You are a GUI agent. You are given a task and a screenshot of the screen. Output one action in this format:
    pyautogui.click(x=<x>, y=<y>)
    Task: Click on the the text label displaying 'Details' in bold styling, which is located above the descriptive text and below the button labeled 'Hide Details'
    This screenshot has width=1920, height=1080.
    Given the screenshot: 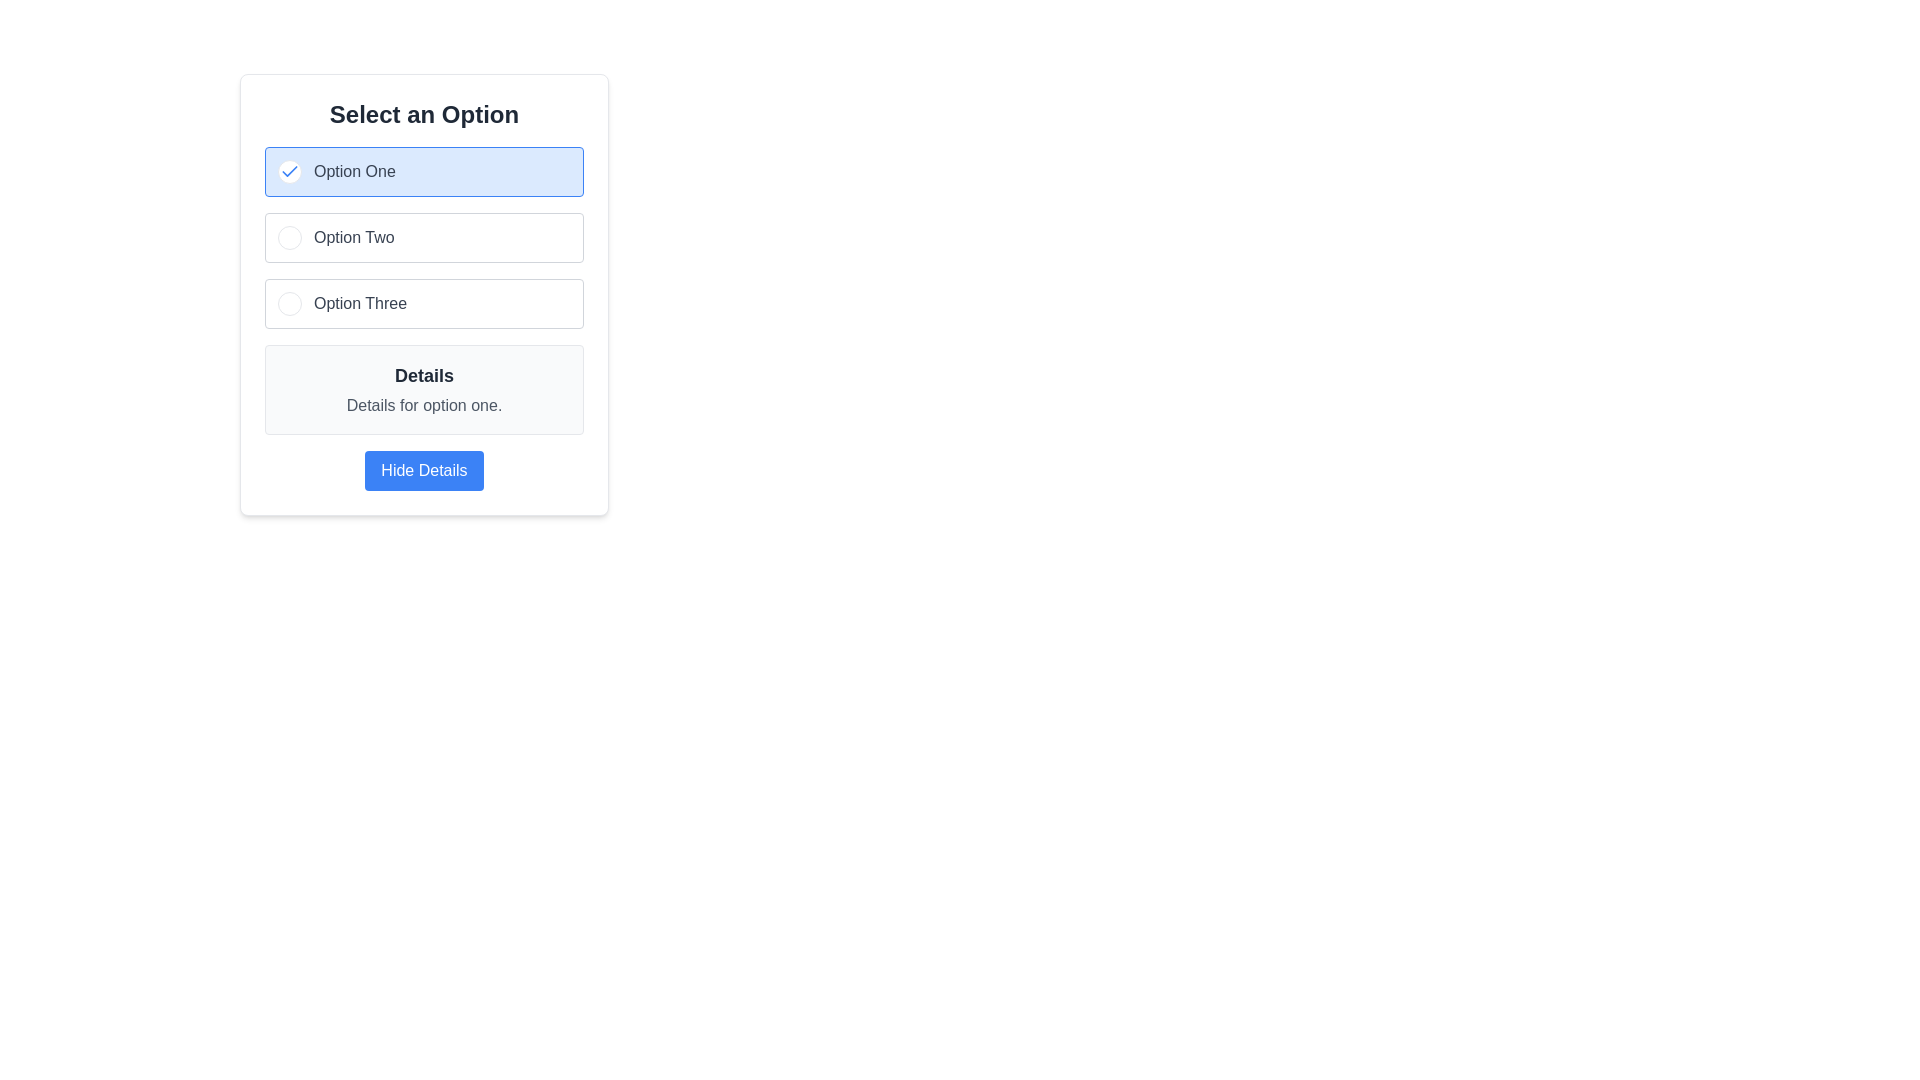 What is the action you would take?
    pyautogui.click(x=423, y=375)
    